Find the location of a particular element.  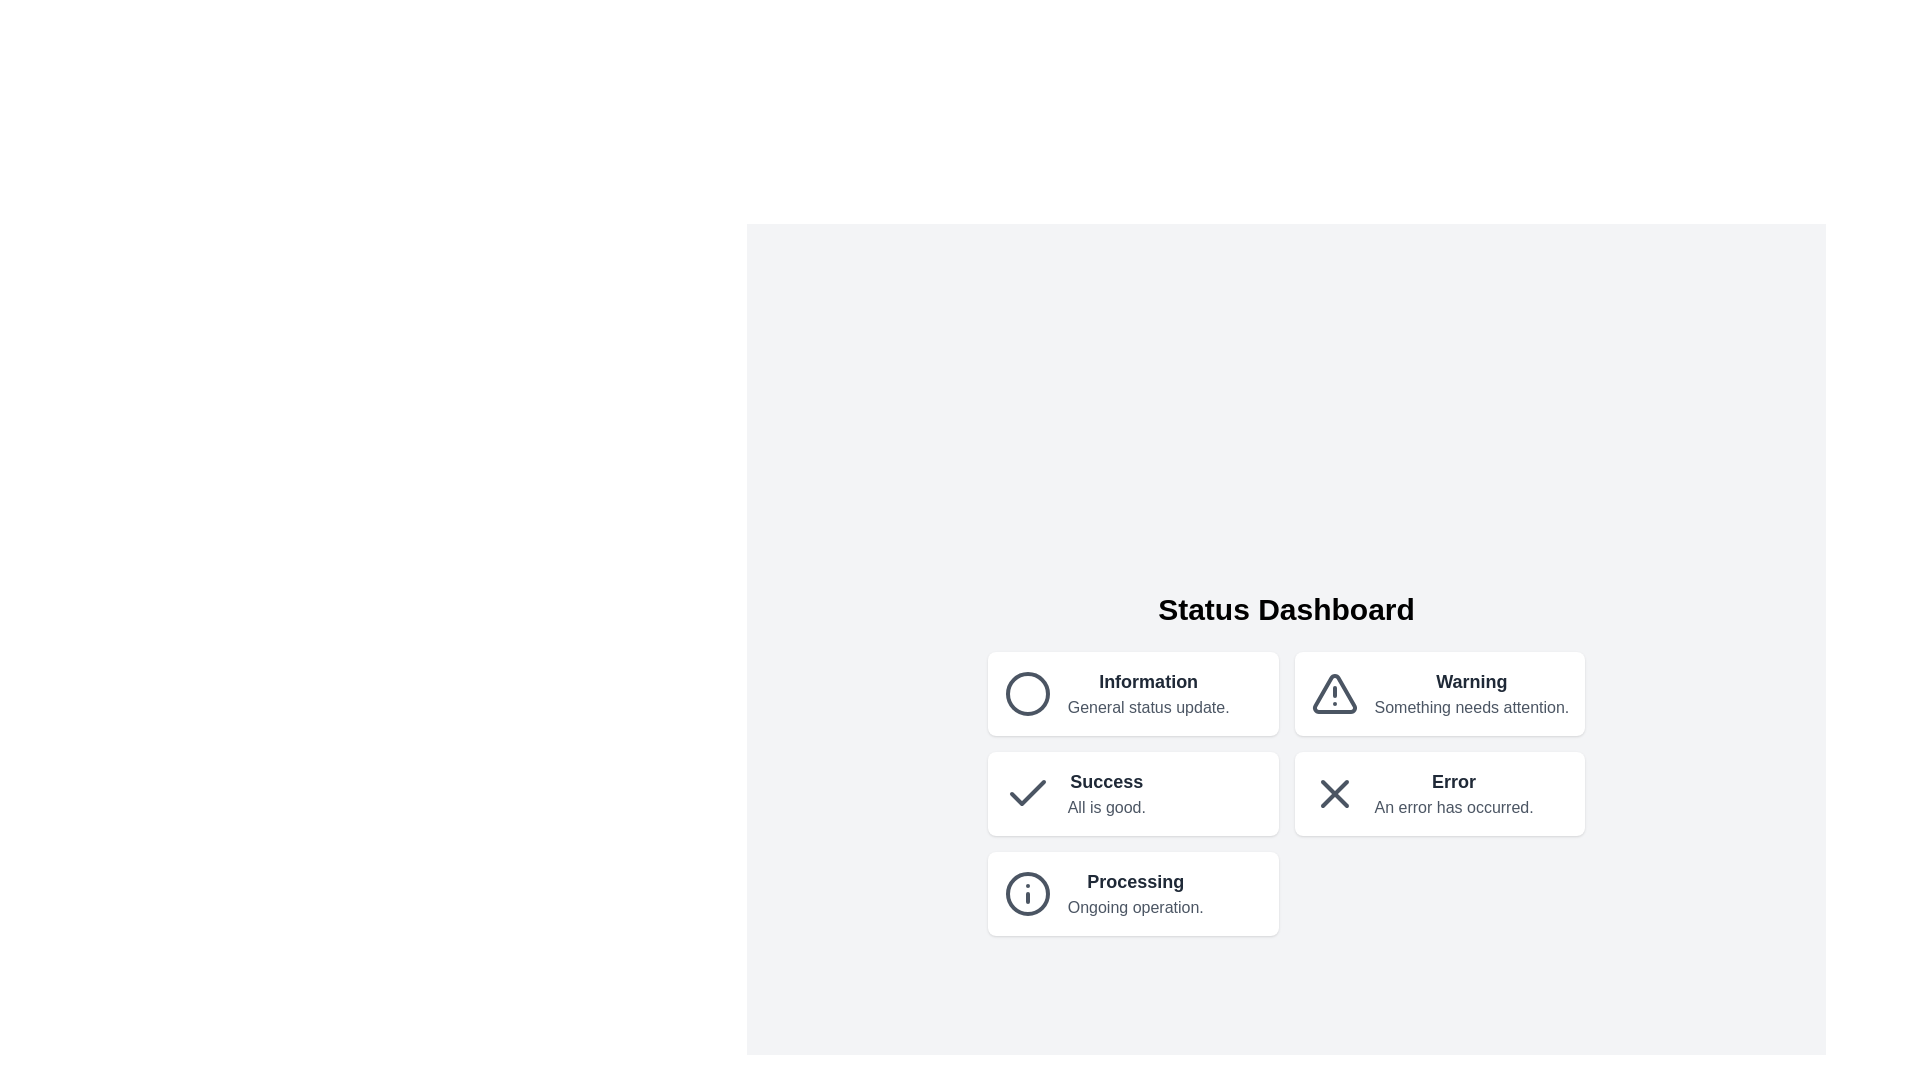

the triangular warning icon, which is part of the 'Warning' card located in the top-right quadrant of the dashboard interface is located at coordinates (1334, 693).